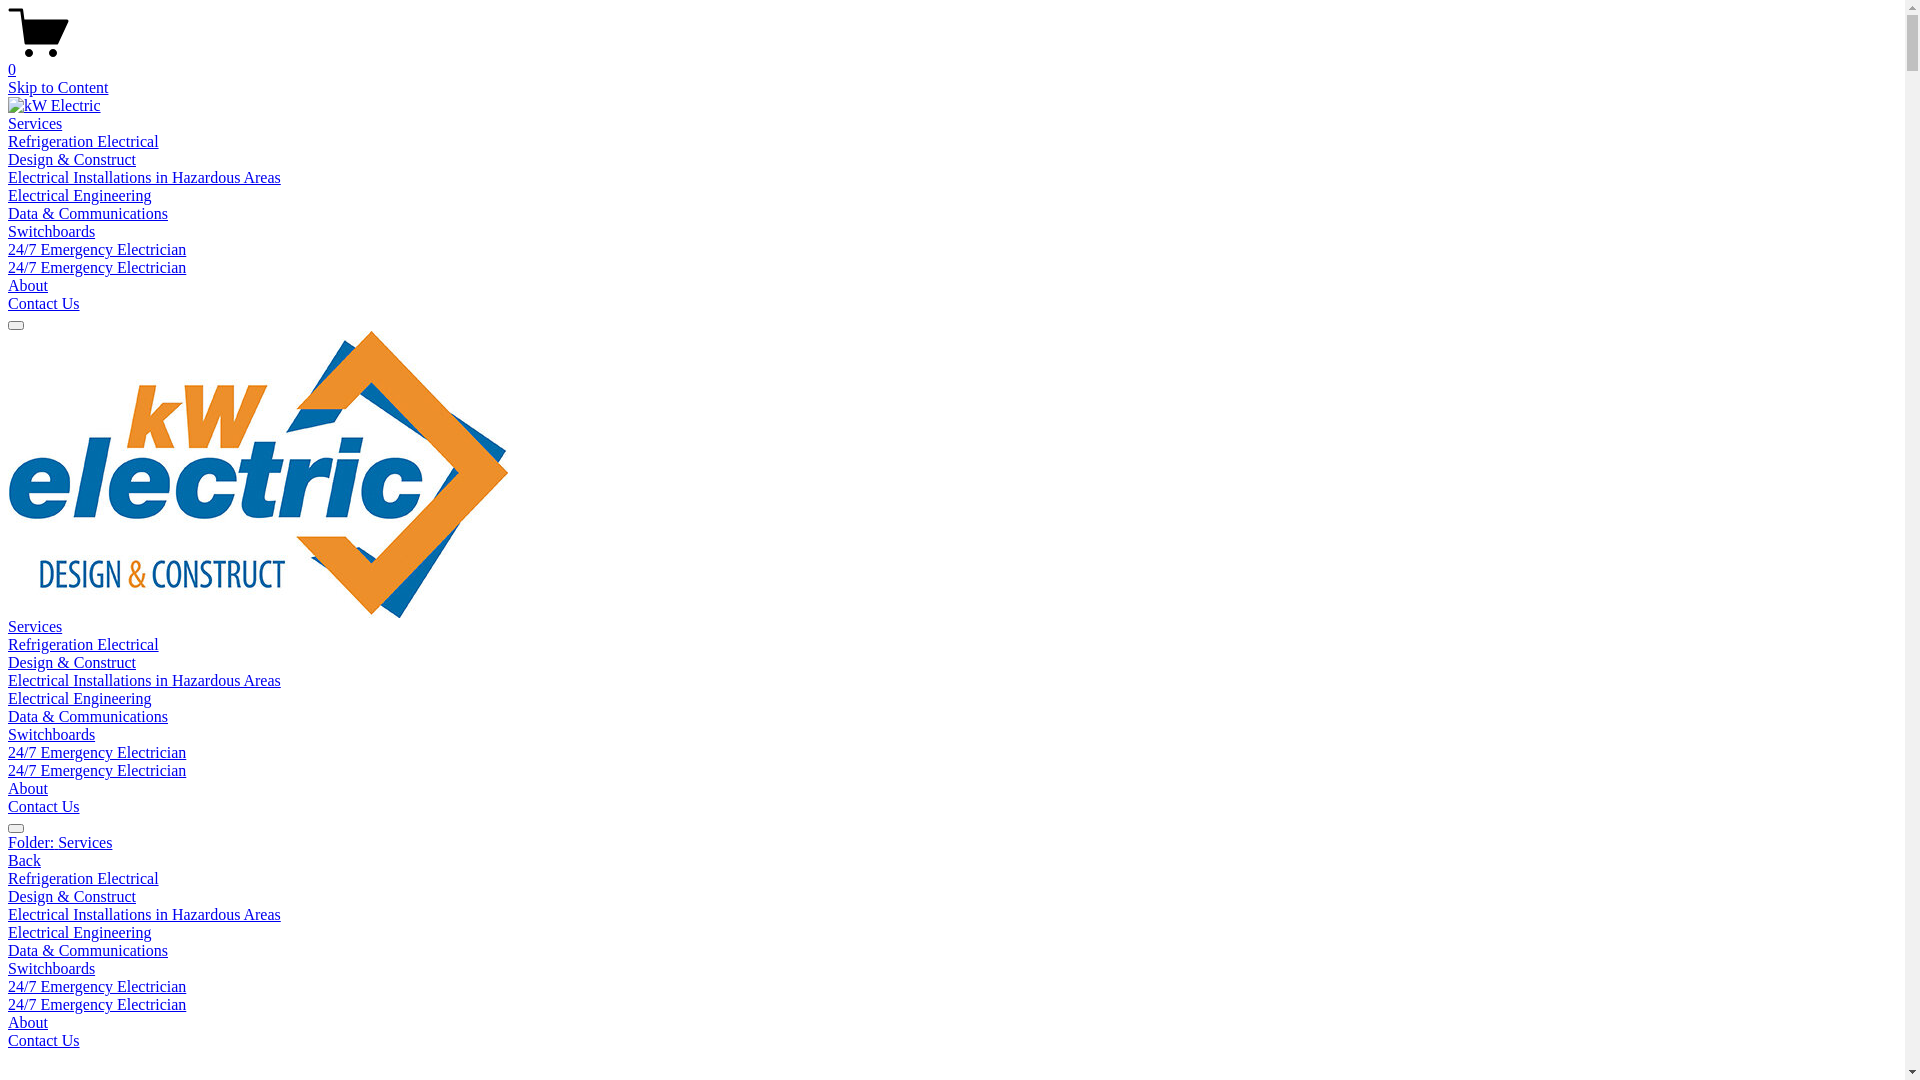 The height and width of the screenshot is (1080, 1920). What do you see at coordinates (82, 140) in the screenshot?
I see `'Refrigeration Electrical'` at bounding box center [82, 140].